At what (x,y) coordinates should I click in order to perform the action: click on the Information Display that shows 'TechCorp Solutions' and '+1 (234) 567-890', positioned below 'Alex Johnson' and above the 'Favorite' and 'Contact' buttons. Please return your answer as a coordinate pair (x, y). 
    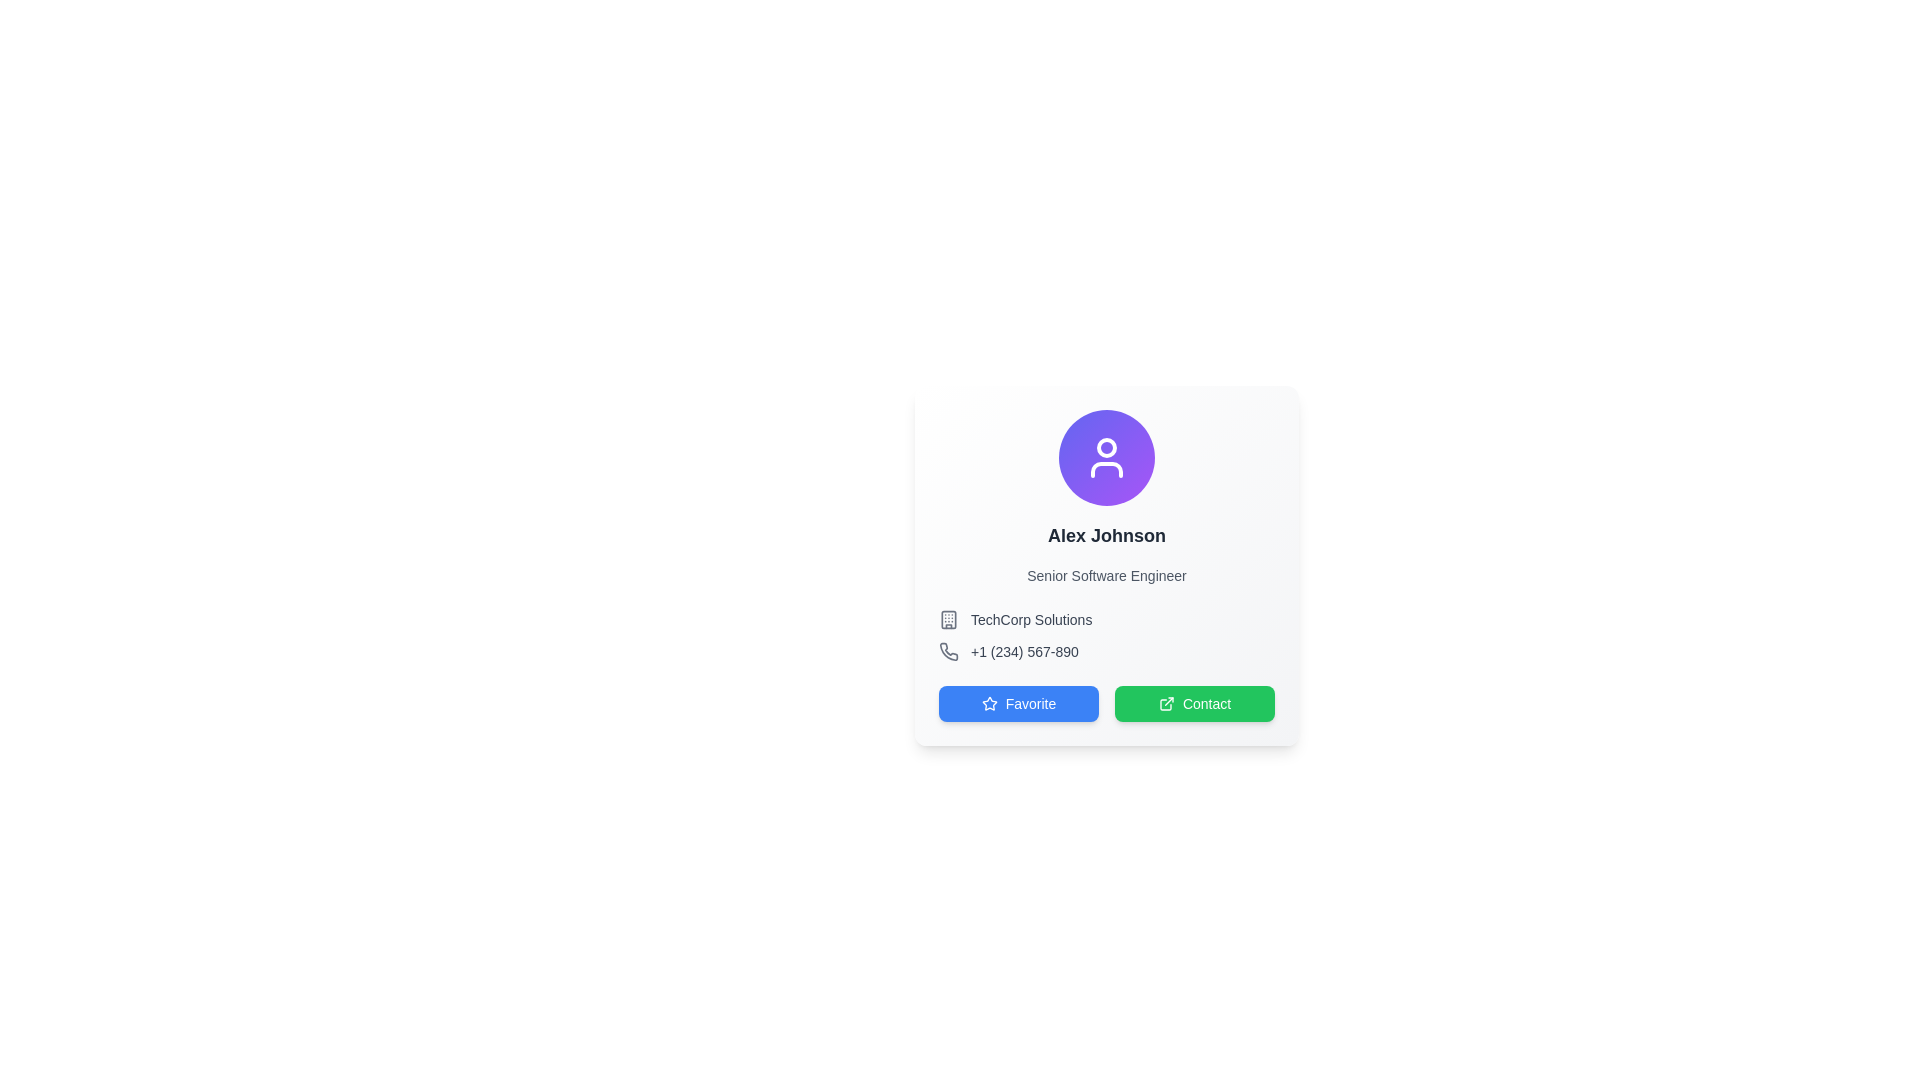
    Looking at the image, I should click on (1106, 636).